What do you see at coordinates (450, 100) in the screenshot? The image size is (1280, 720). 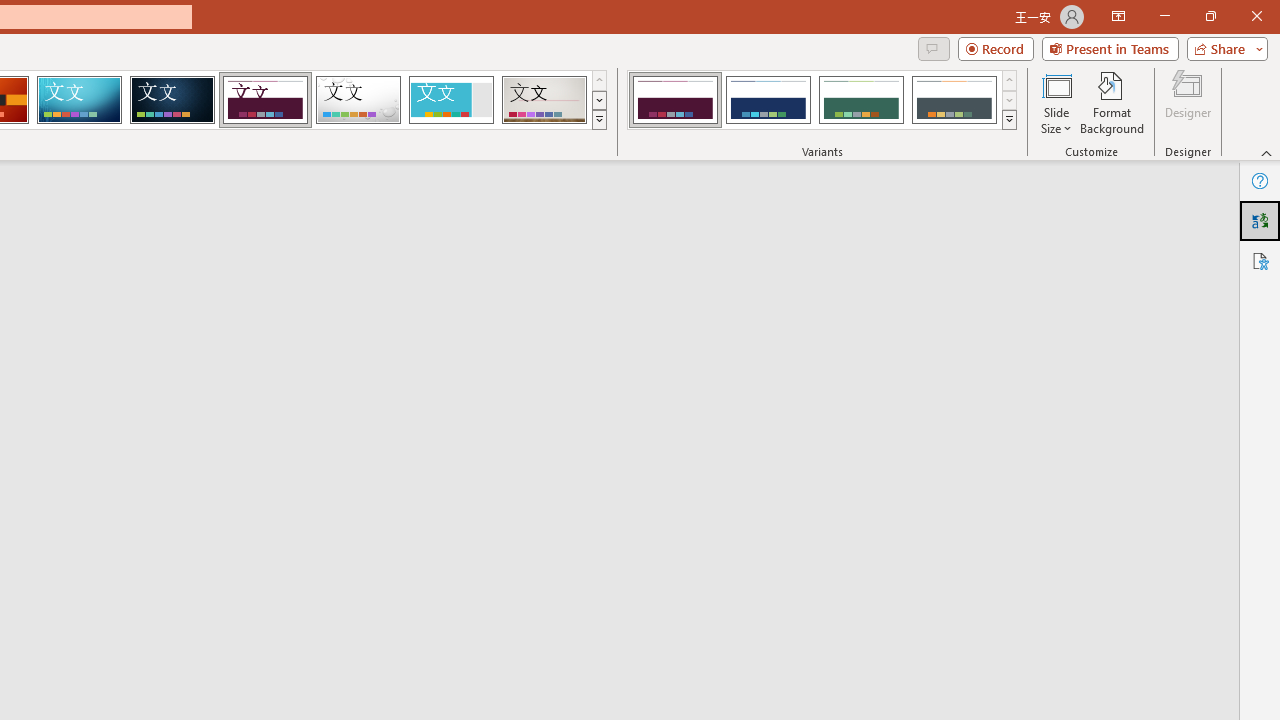 I see `'Frame'` at bounding box center [450, 100].